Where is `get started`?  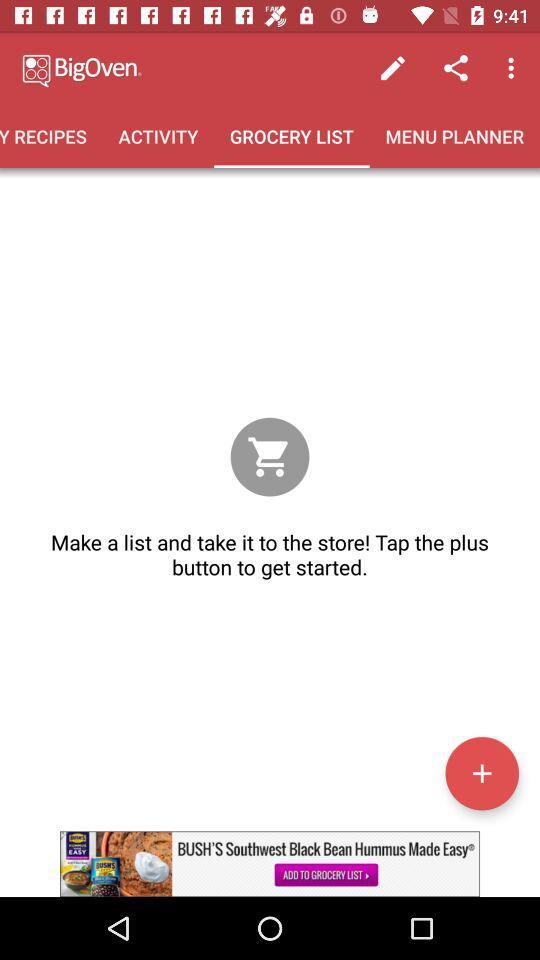
get started is located at coordinates (481, 772).